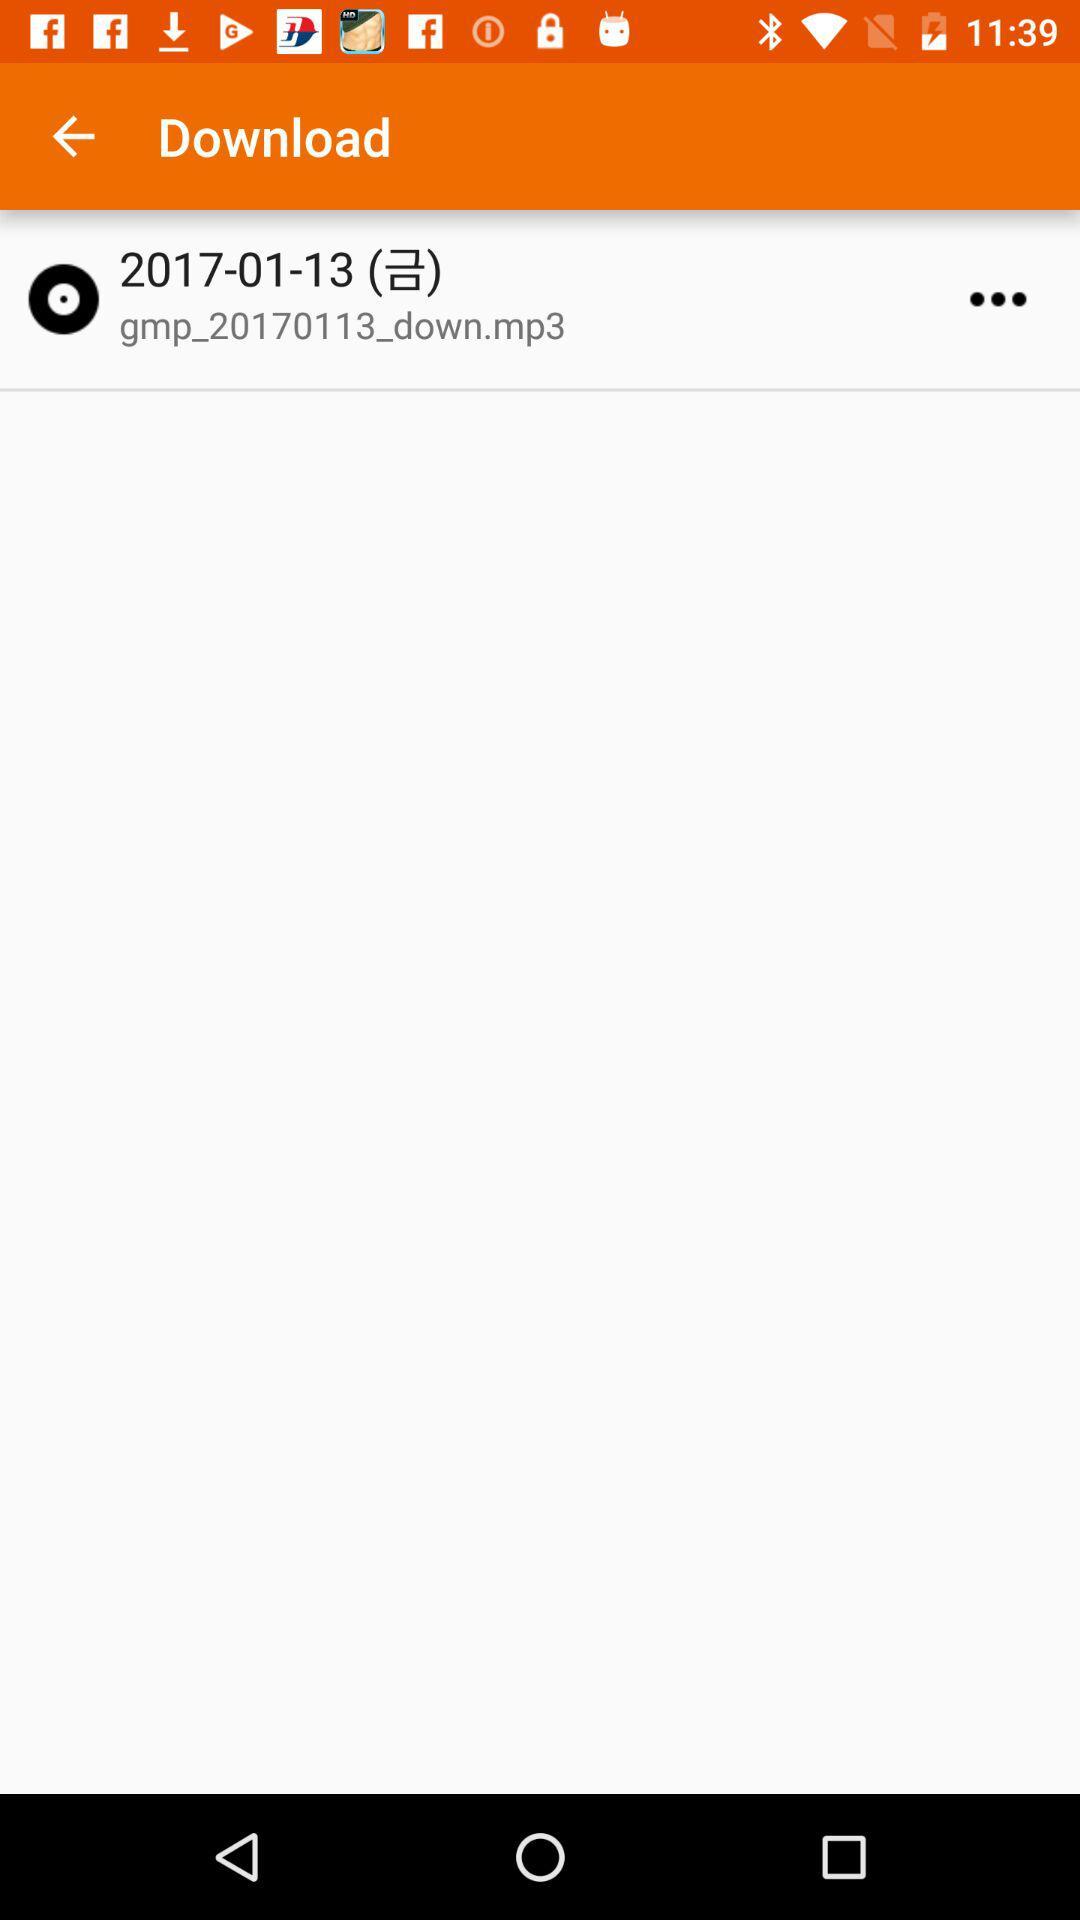 This screenshot has width=1080, height=1920. What do you see at coordinates (62, 298) in the screenshot?
I see `the item to the left of 2017 01 13` at bounding box center [62, 298].